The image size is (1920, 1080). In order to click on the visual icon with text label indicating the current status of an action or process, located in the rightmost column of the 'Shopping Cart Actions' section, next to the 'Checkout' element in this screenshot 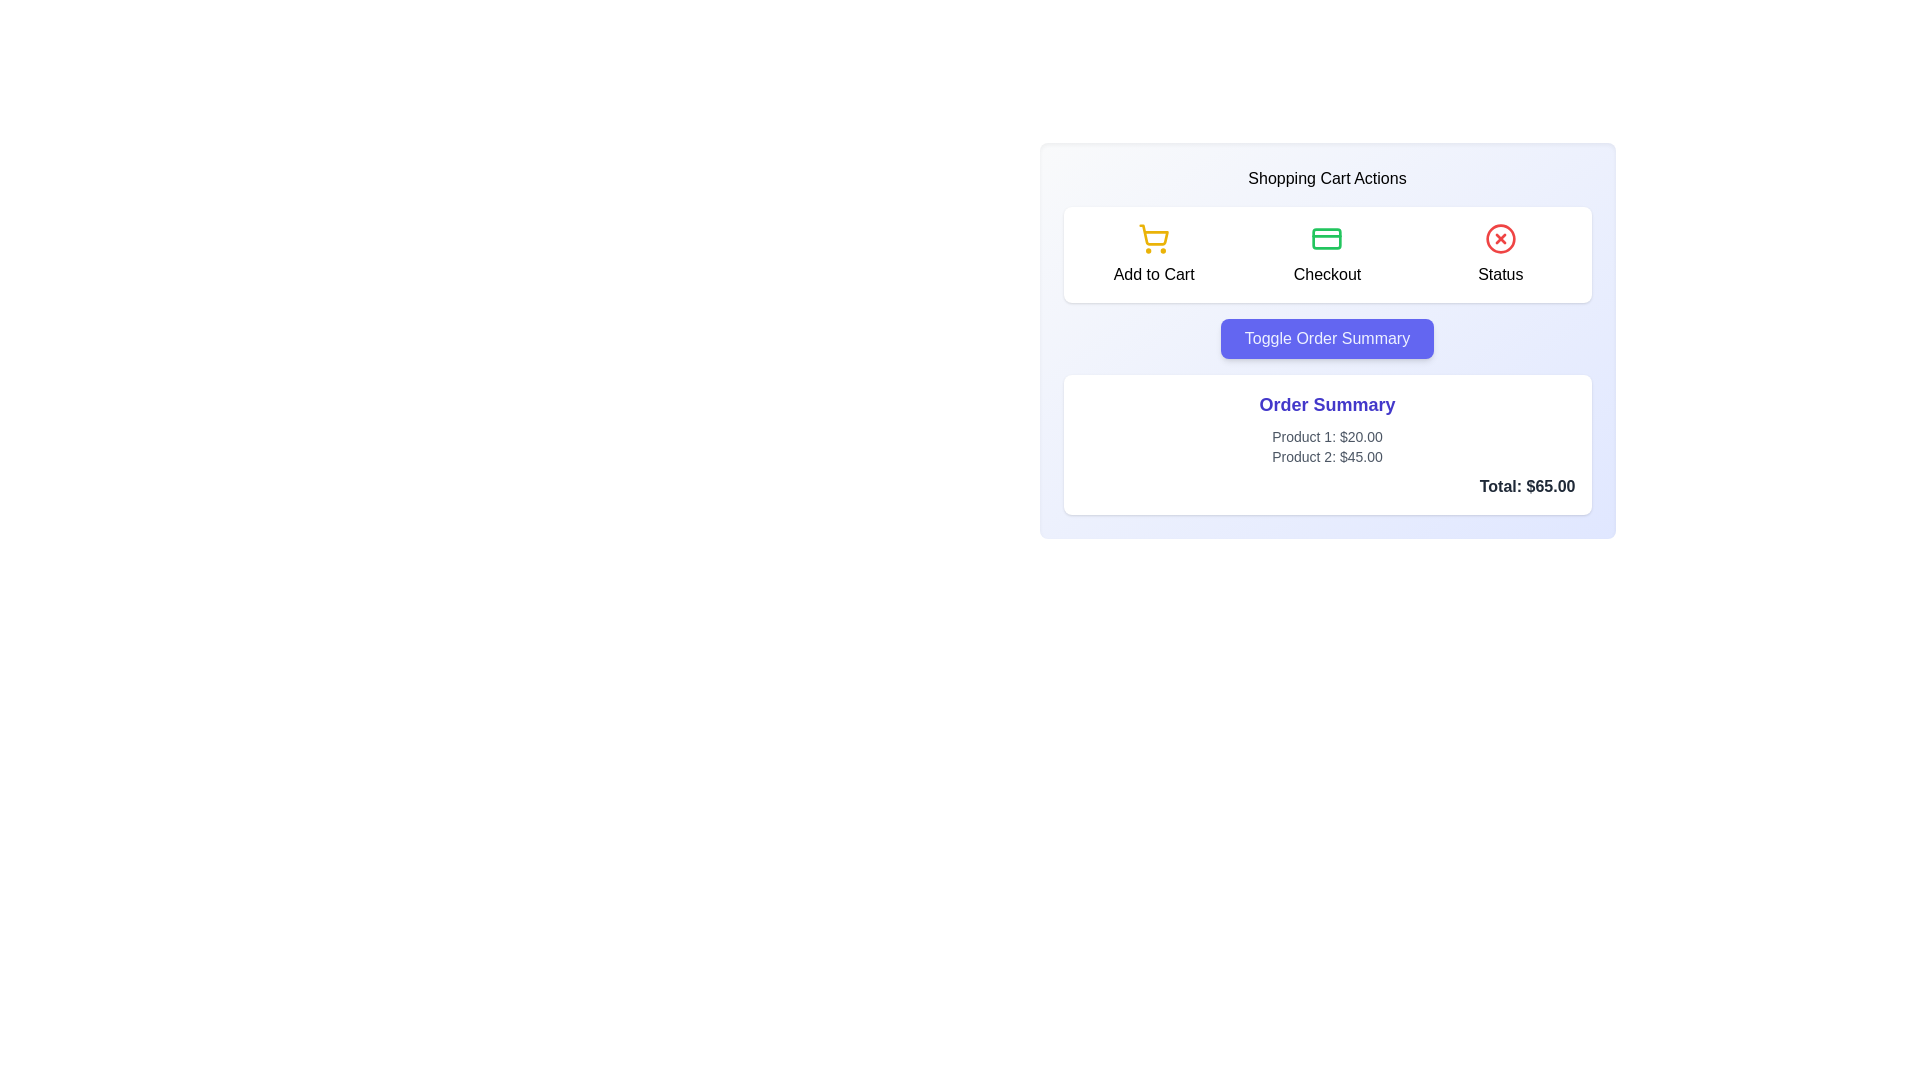, I will do `click(1500, 253)`.